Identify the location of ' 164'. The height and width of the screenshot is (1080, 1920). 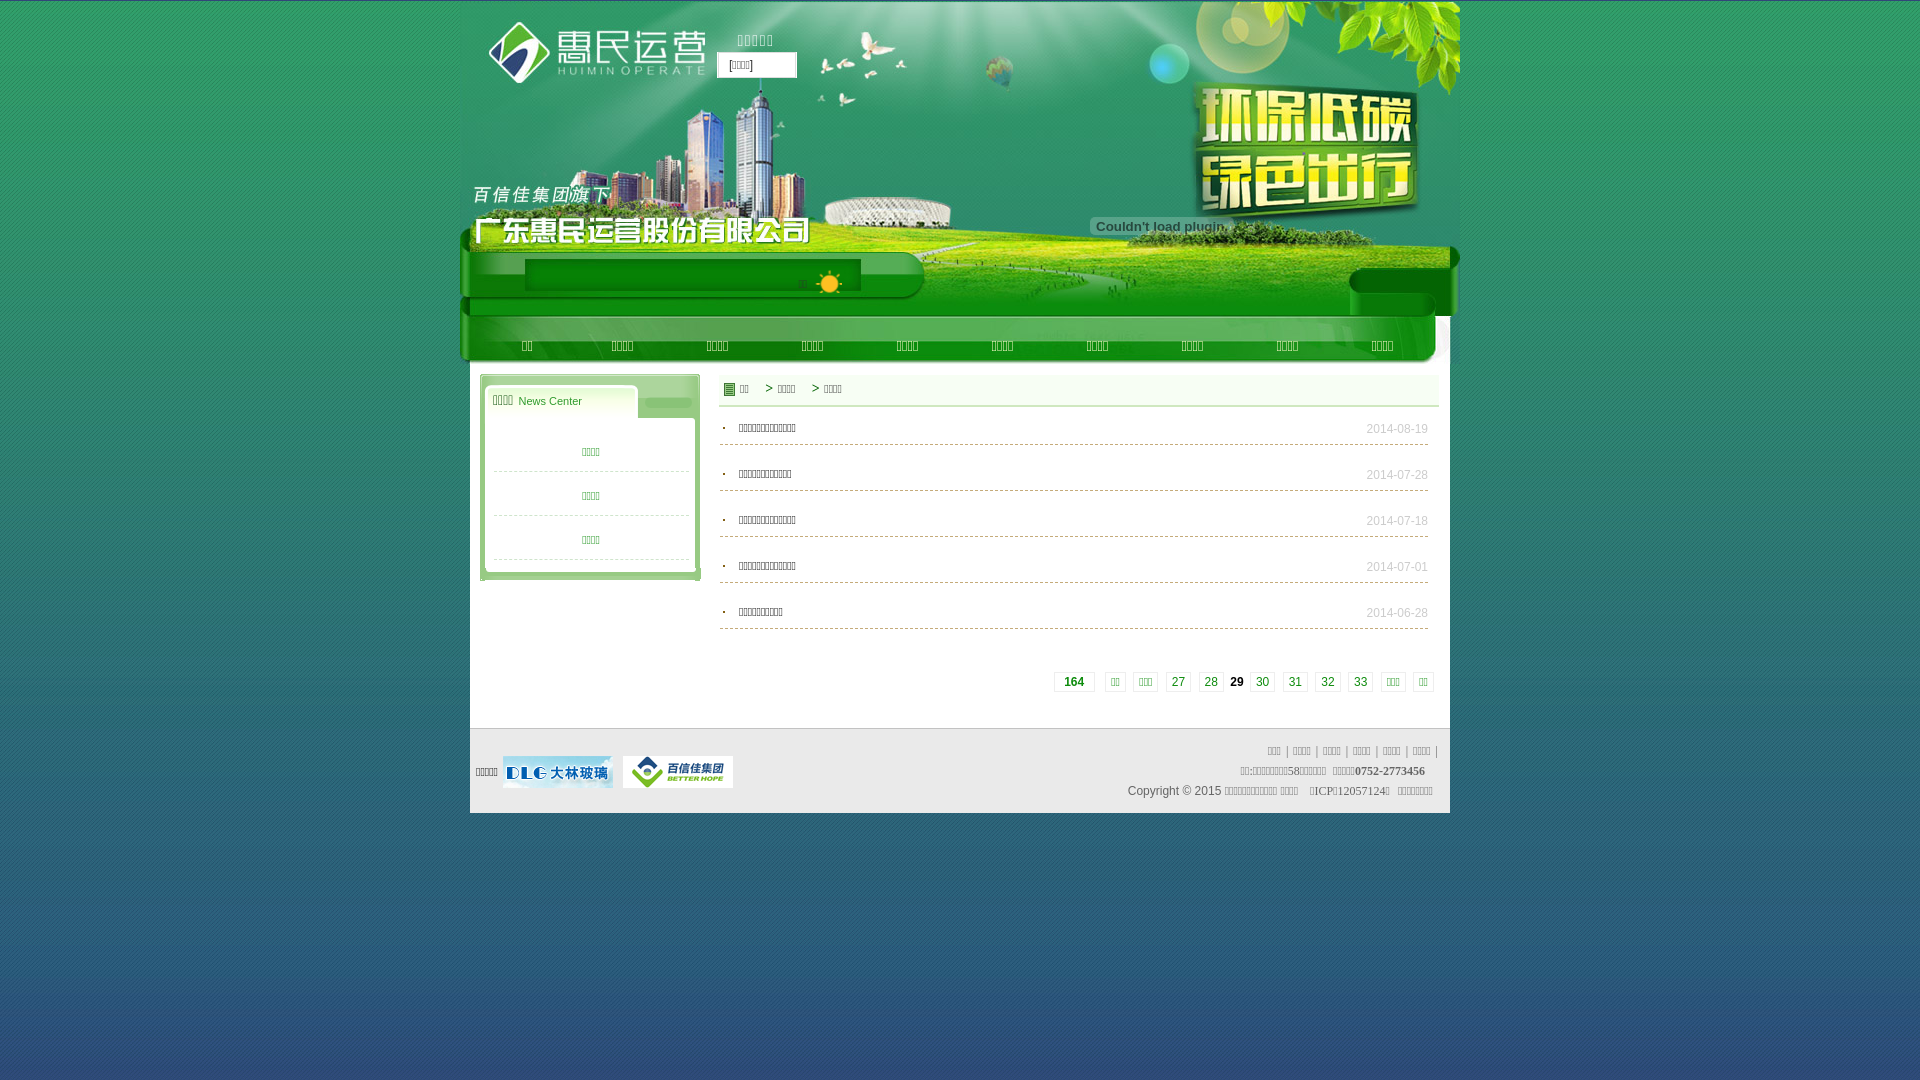
(1073, 681).